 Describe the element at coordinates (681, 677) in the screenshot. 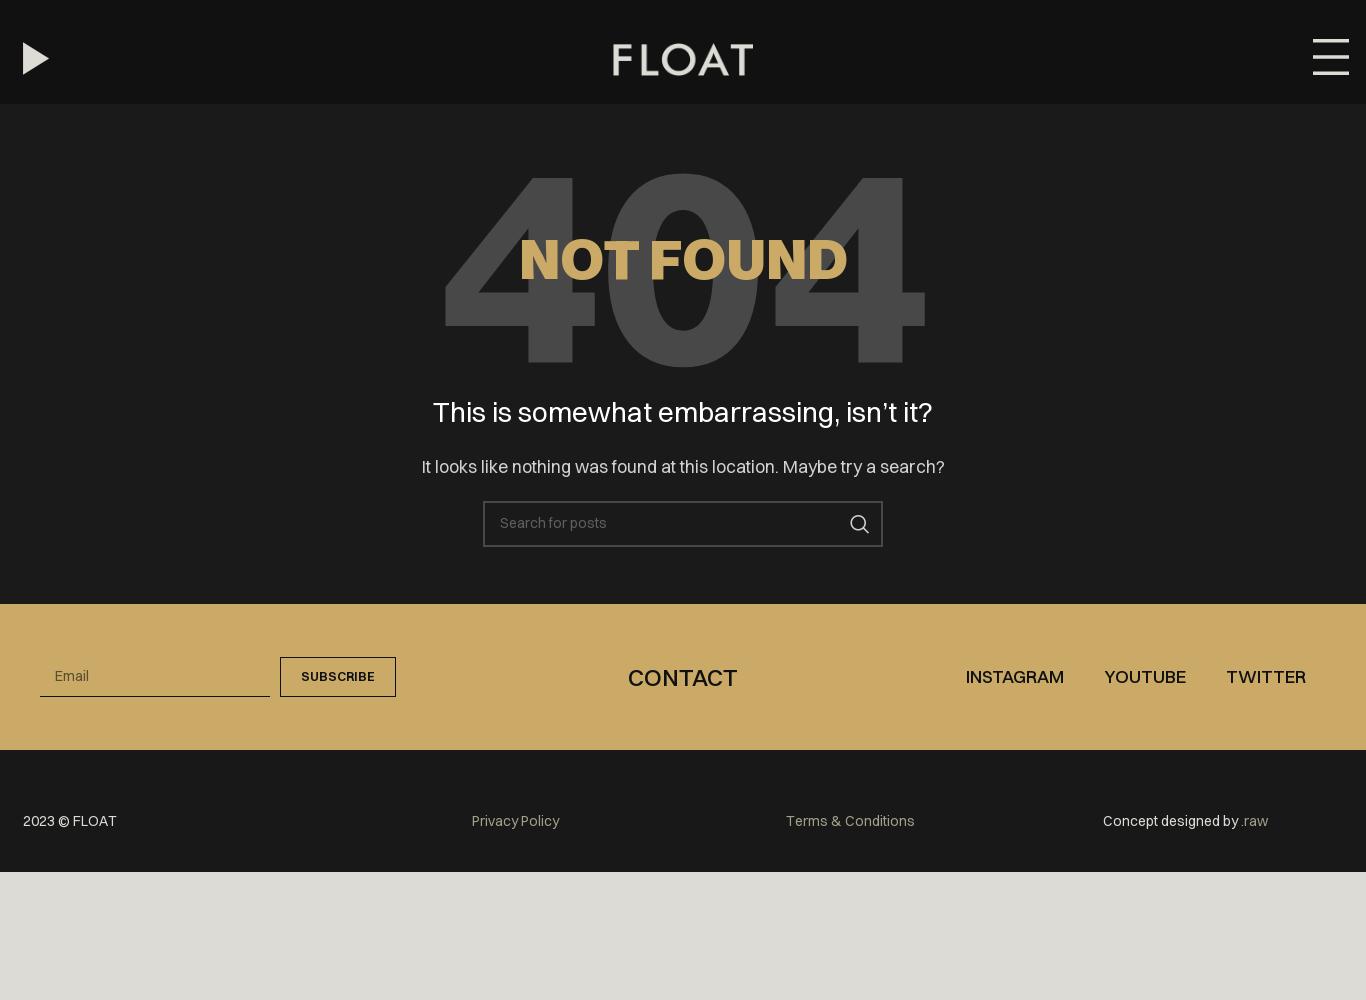

I see `'Contact'` at that location.